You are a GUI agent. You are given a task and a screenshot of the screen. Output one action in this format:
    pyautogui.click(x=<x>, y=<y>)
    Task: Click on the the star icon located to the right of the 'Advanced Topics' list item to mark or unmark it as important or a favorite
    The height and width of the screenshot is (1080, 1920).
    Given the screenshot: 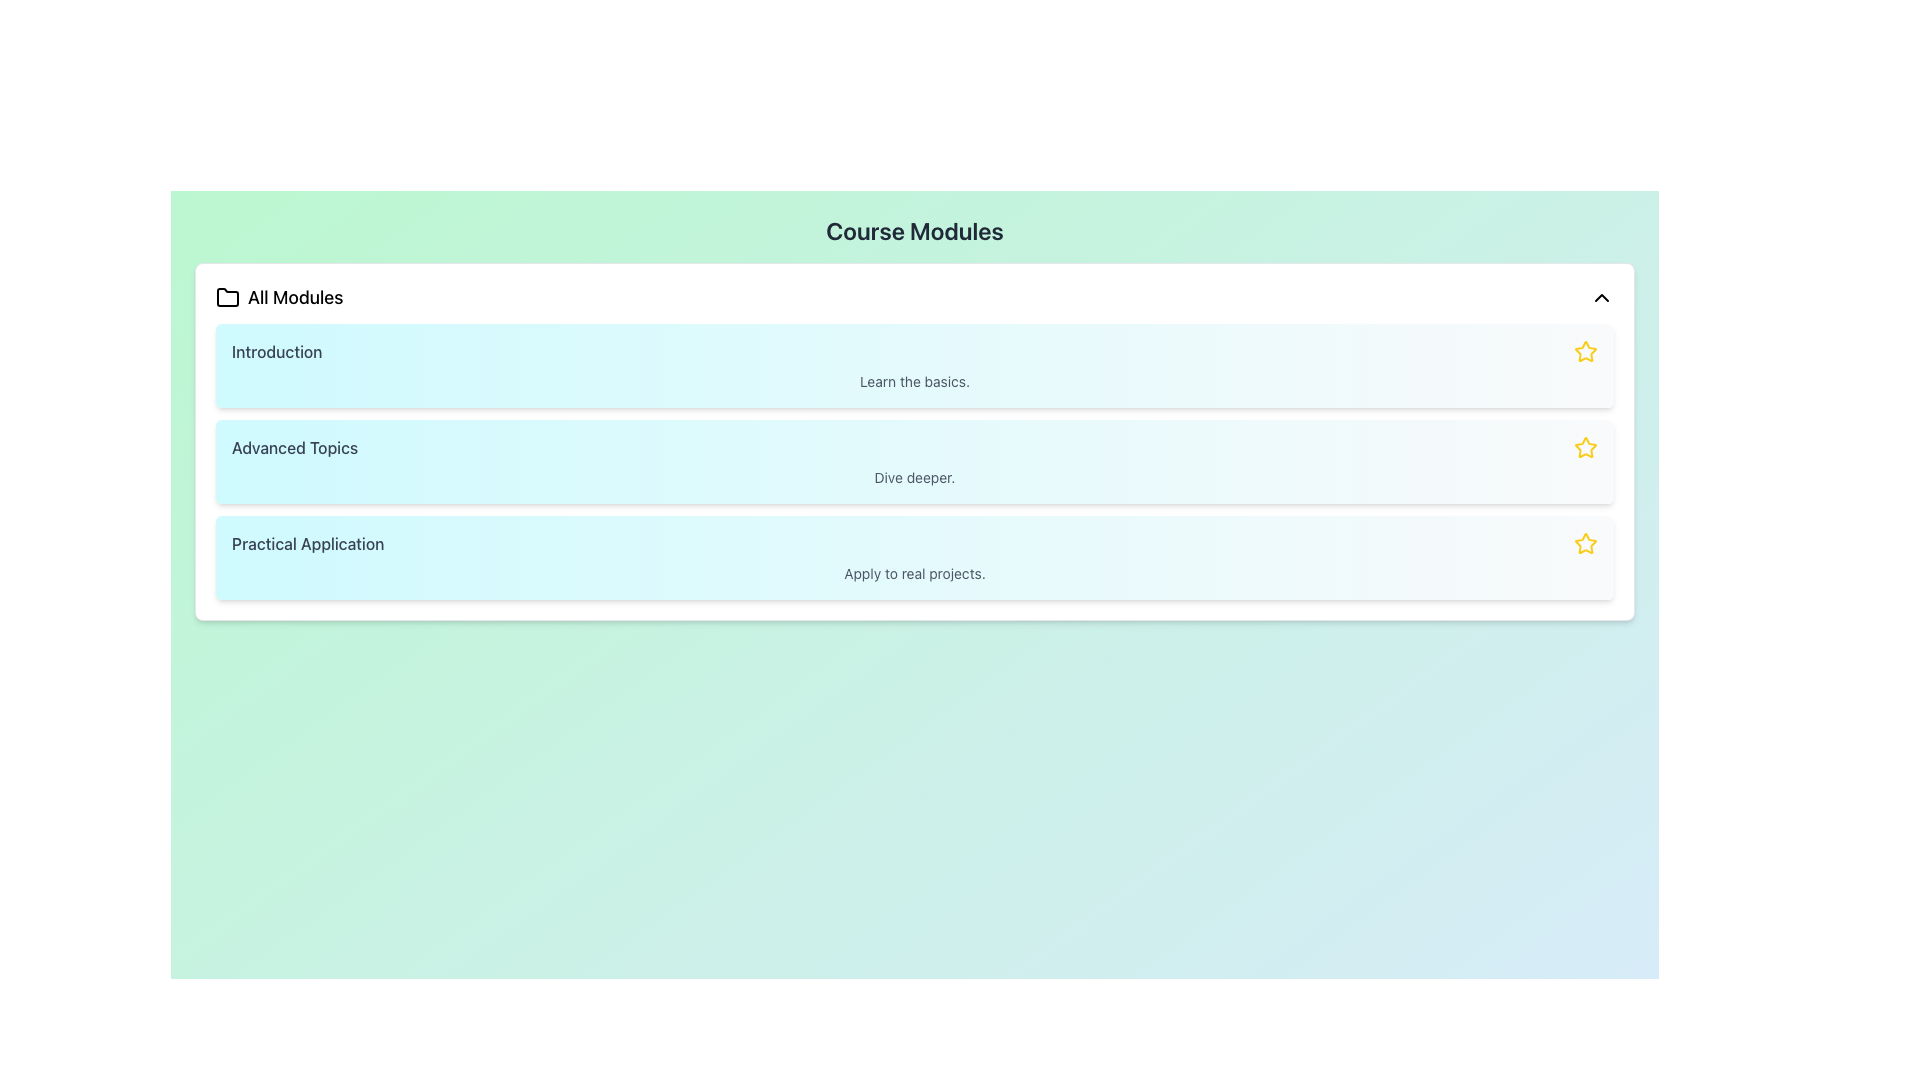 What is the action you would take?
    pyautogui.click(x=1584, y=543)
    